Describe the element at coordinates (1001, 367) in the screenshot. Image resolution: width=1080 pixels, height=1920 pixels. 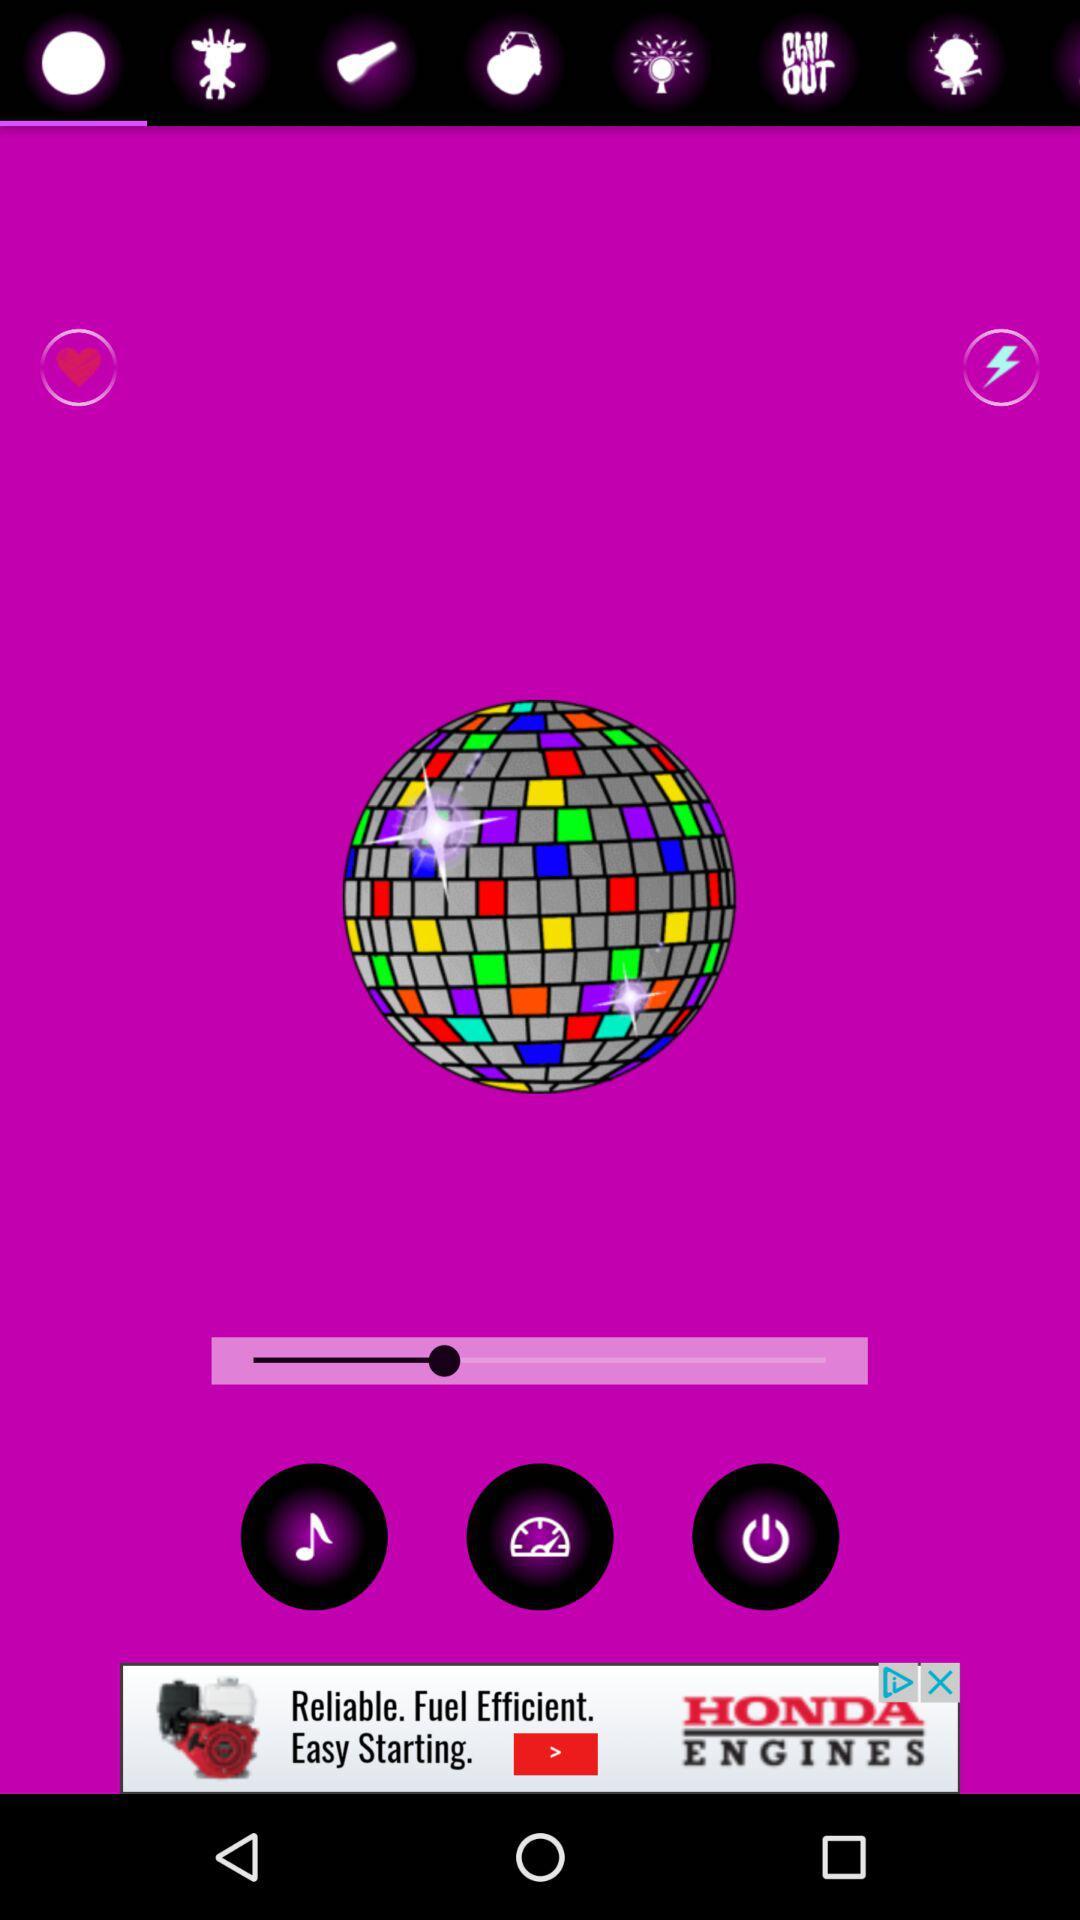
I see `the flash icon` at that location.